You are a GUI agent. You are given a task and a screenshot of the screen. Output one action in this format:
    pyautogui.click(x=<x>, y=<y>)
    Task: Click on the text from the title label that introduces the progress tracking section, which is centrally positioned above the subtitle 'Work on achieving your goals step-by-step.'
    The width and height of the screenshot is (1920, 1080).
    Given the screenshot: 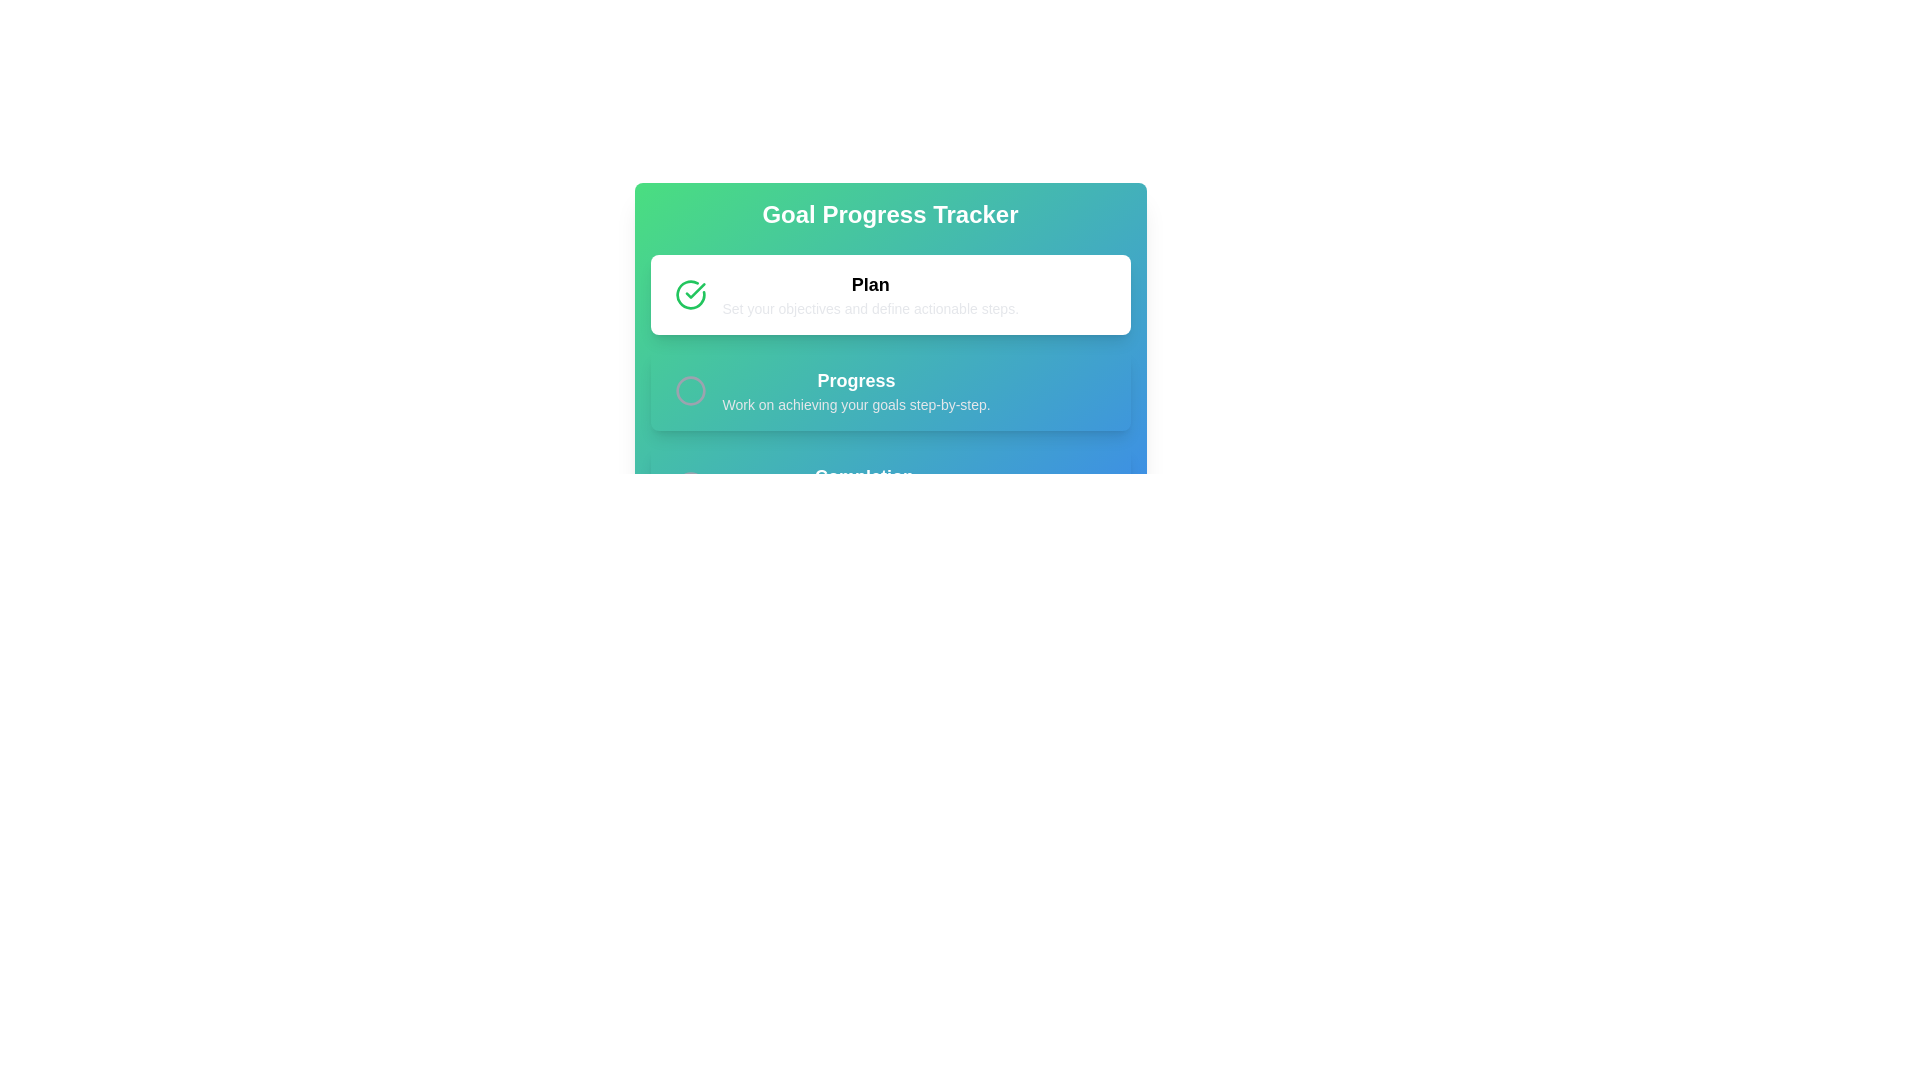 What is the action you would take?
    pyautogui.click(x=856, y=381)
    